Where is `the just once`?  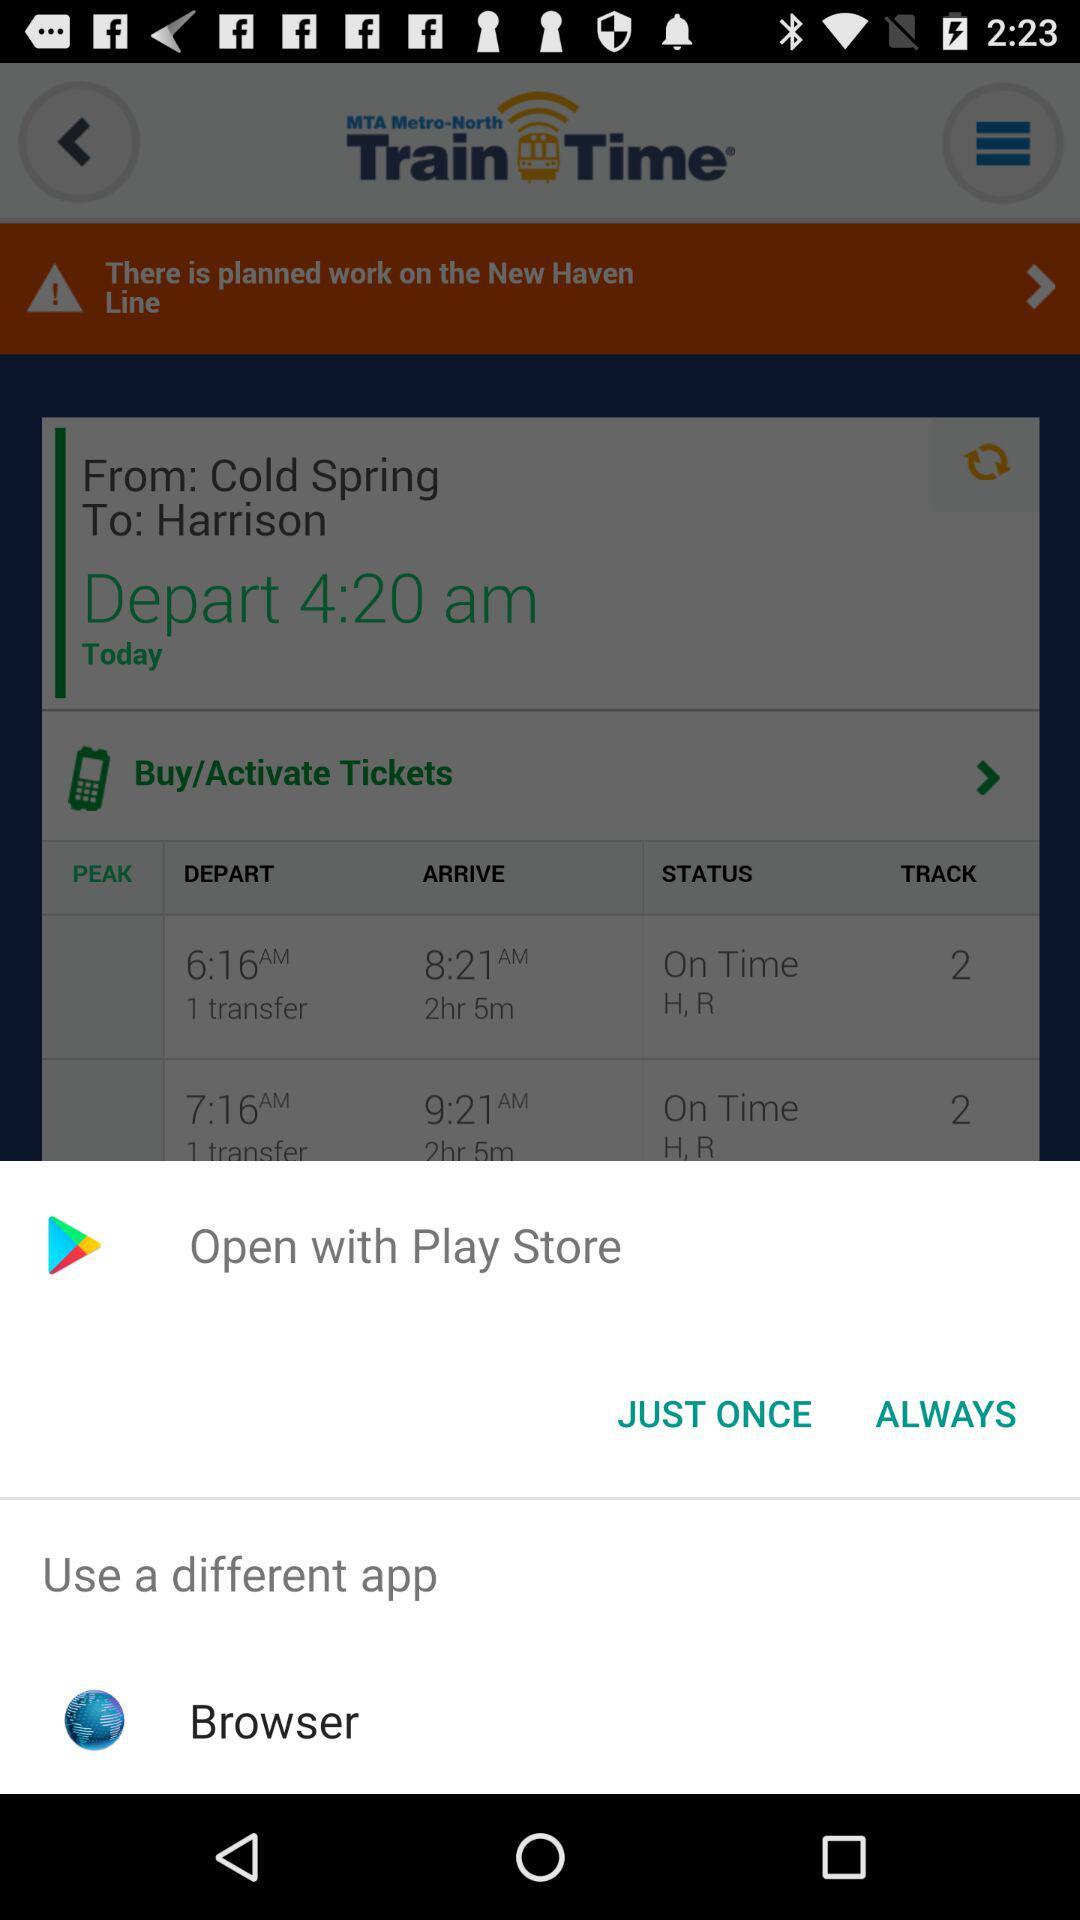
the just once is located at coordinates (713, 1411).